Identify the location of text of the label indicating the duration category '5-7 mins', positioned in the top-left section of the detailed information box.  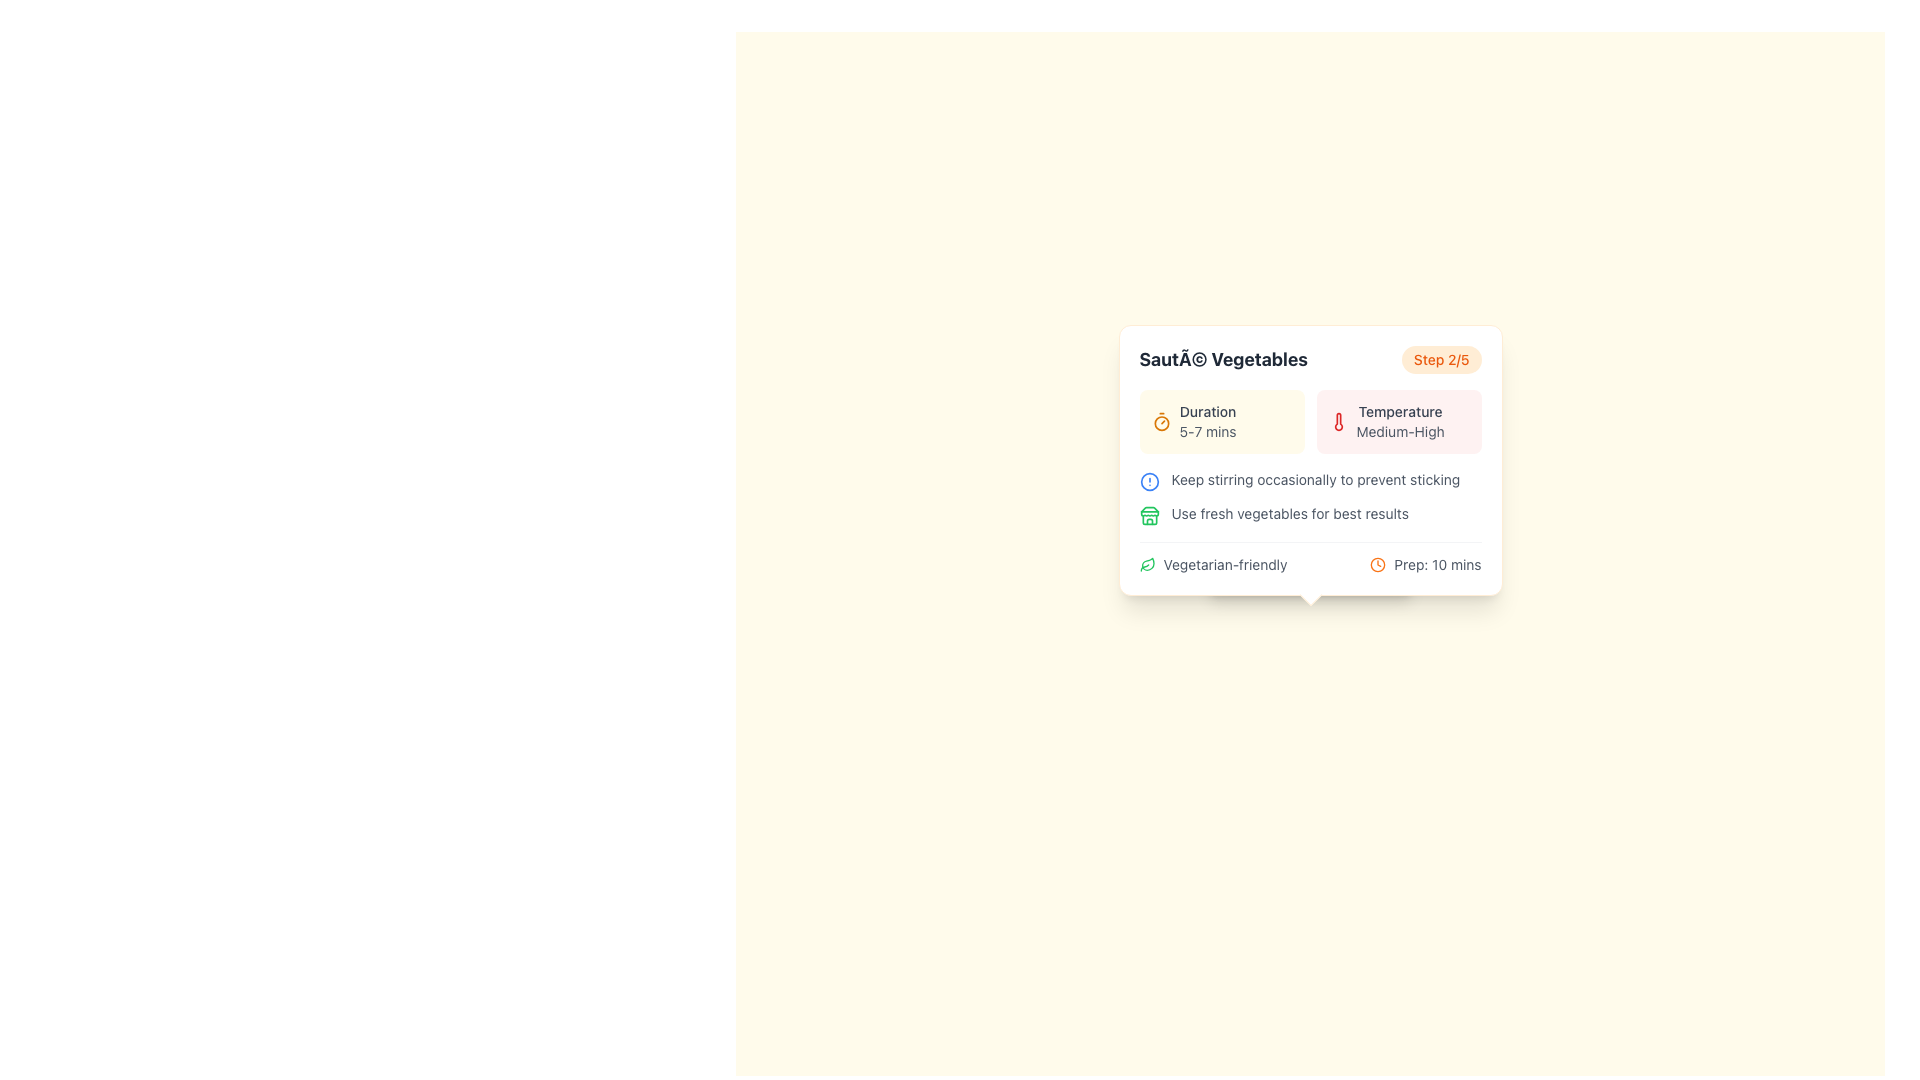
(1207, 411).